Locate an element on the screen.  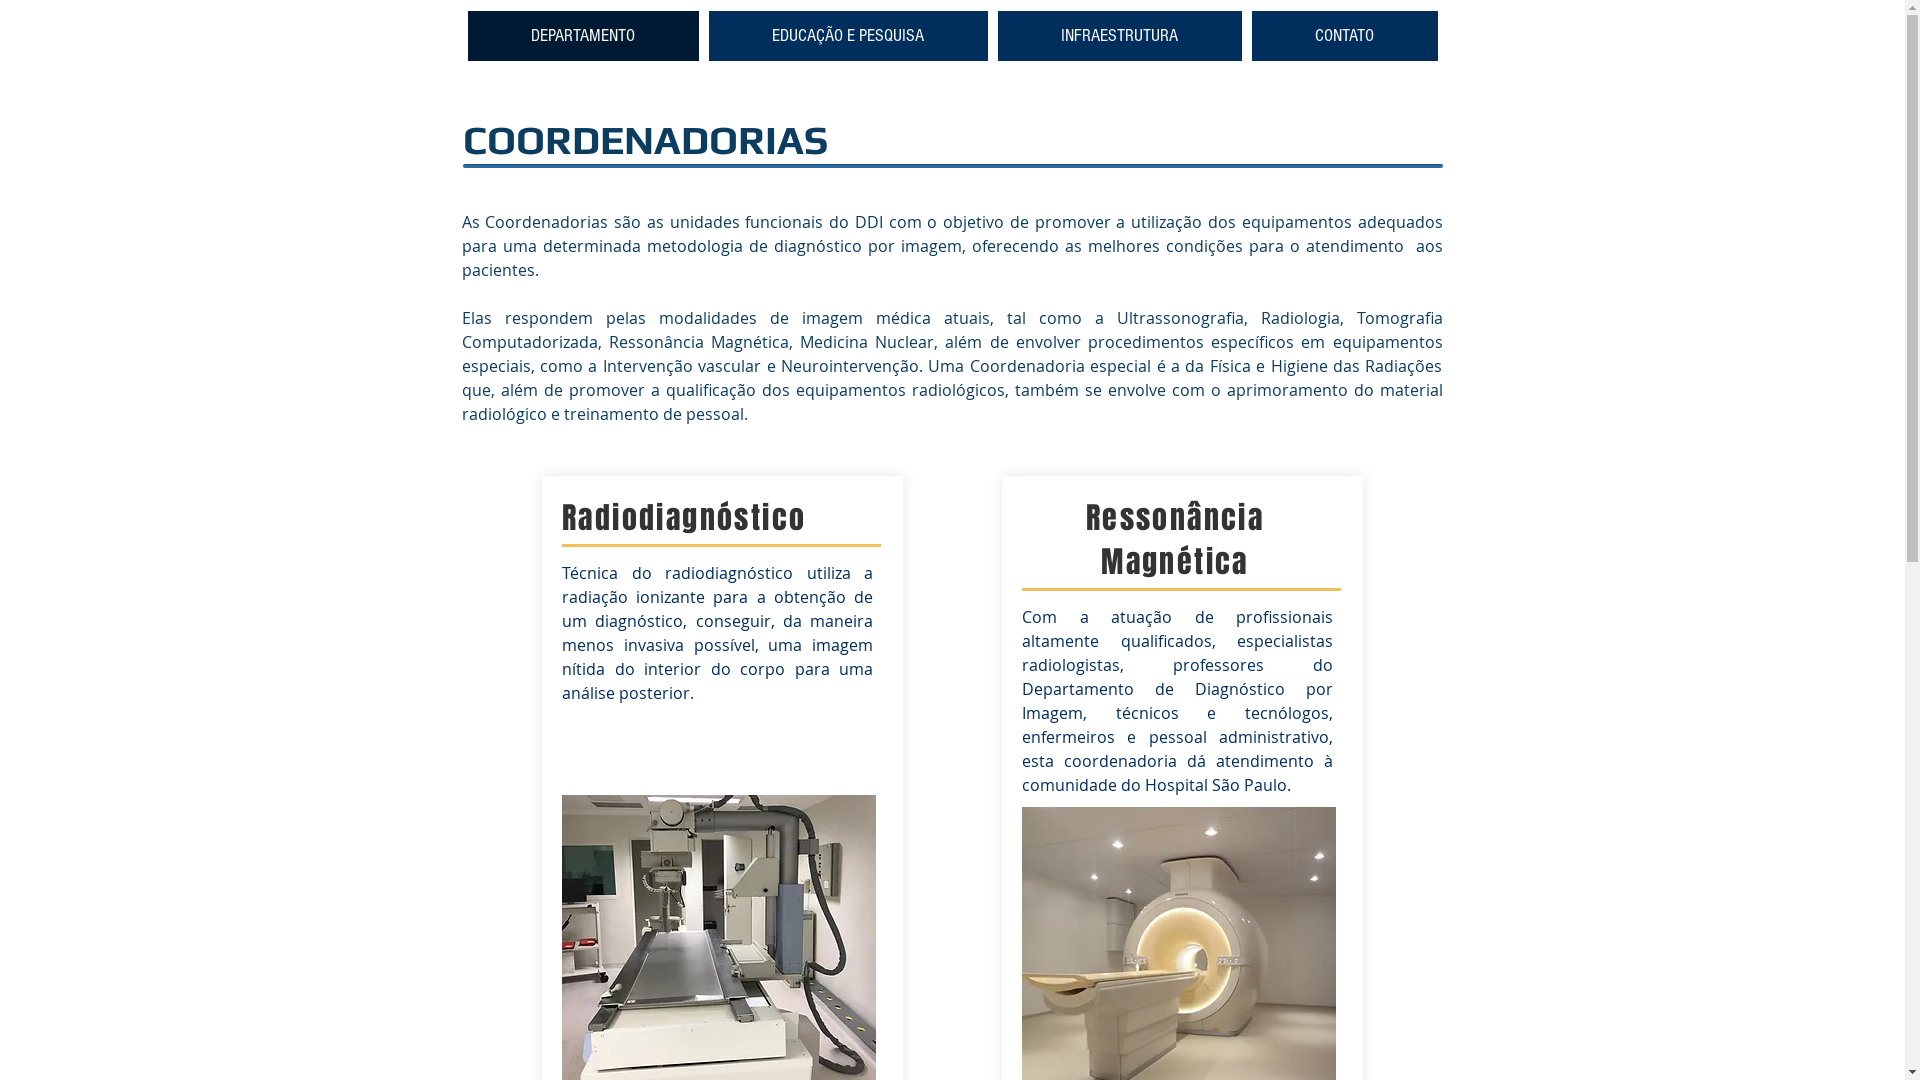
'INFRAESTRUTURA' is located at coordinates (998, 35).